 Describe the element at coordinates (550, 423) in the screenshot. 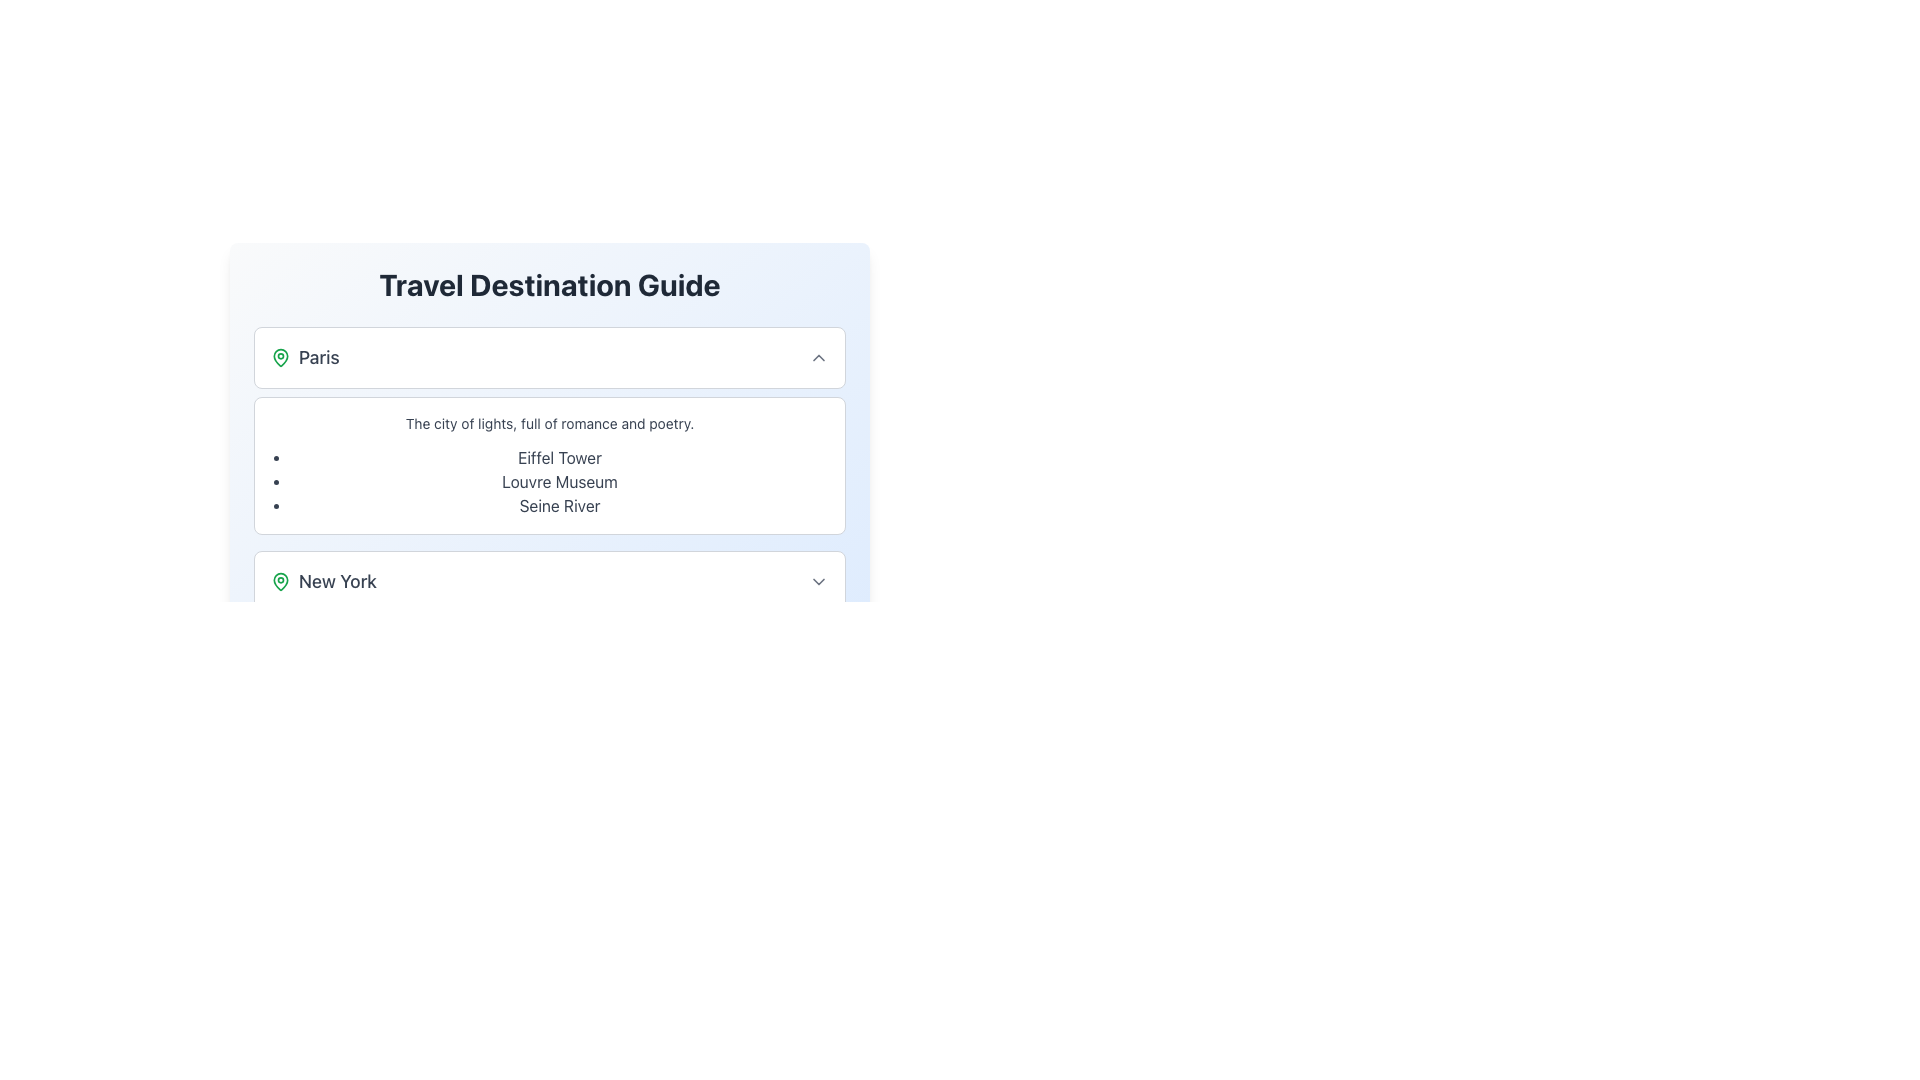

I see `the text element that reads 'The city of lights, full of romance and poetry.' which is styled in gray color and positioned above a bulleted list in the 'Travel Destination Guide' panel` at that location.